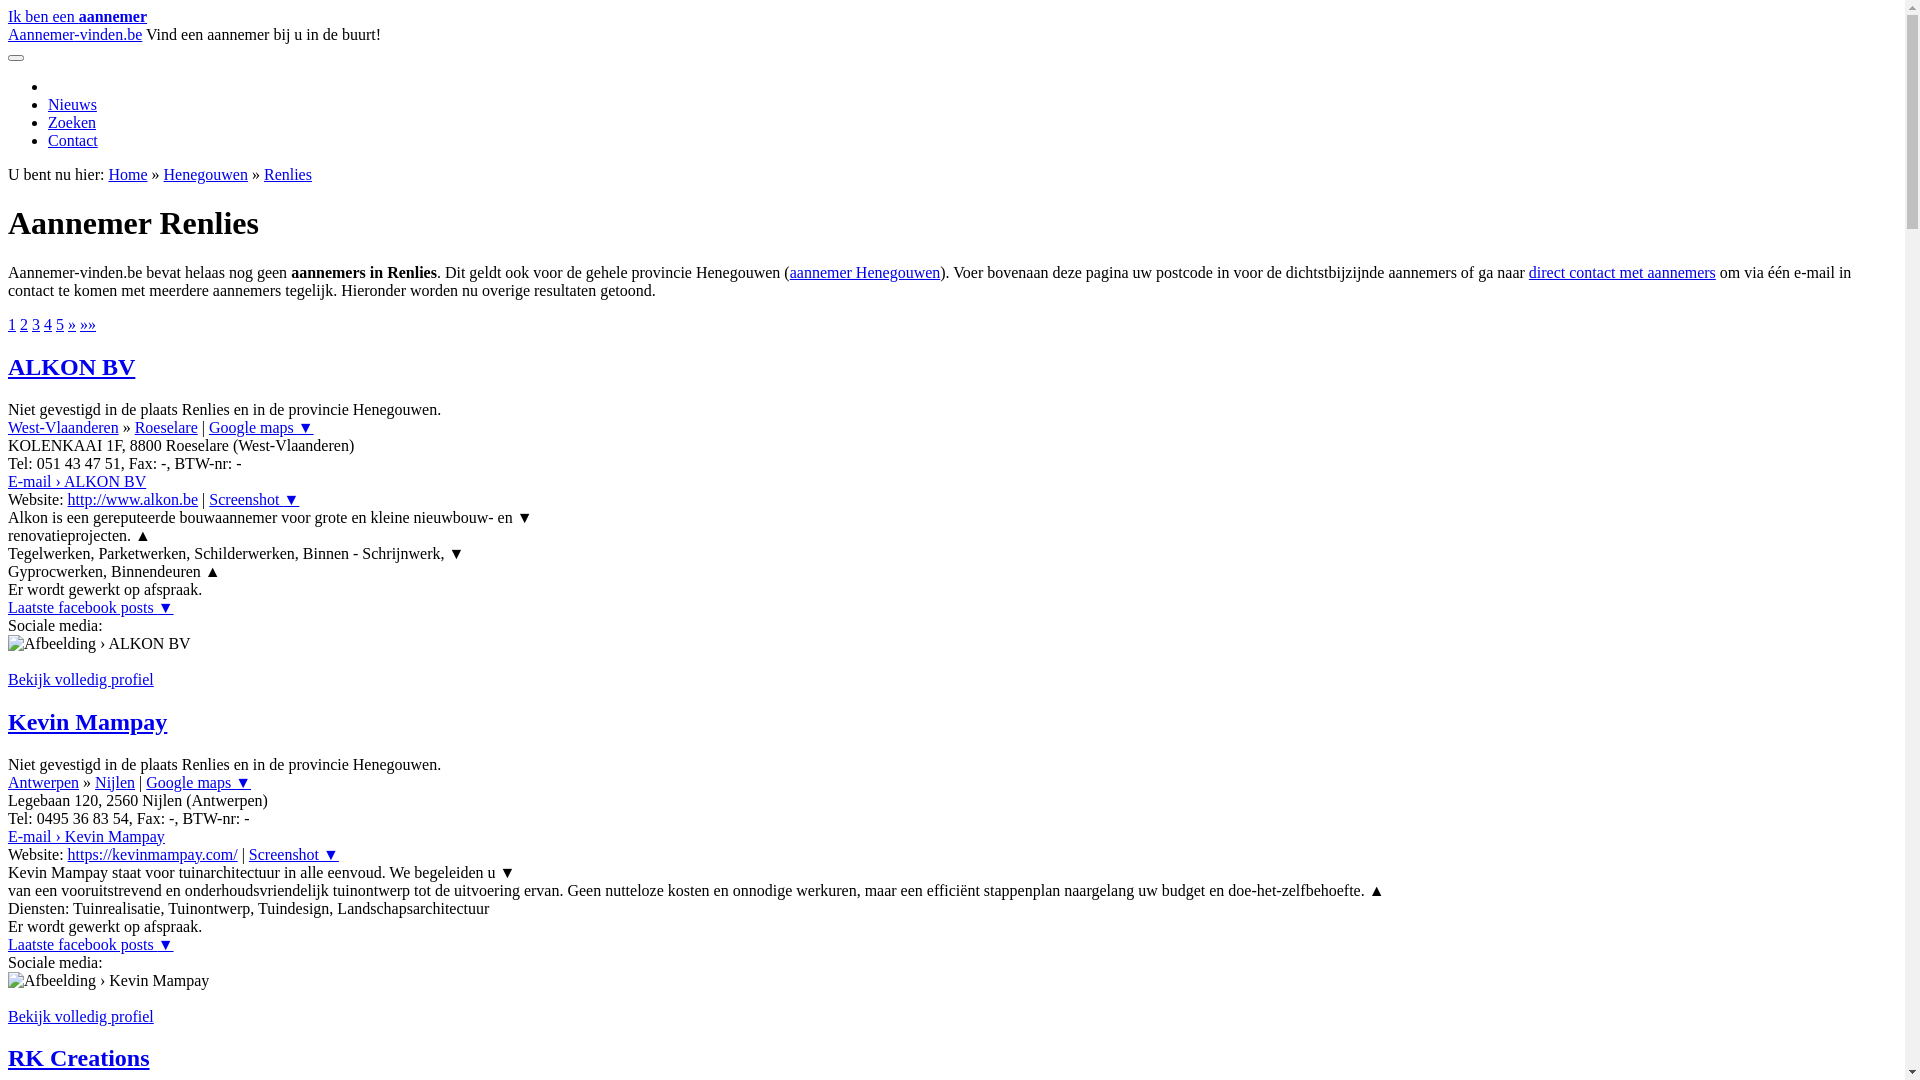  Describe the element at coordinates (132, 498) in the screenshot. I see `'http://www.alkon.be'` at that location.